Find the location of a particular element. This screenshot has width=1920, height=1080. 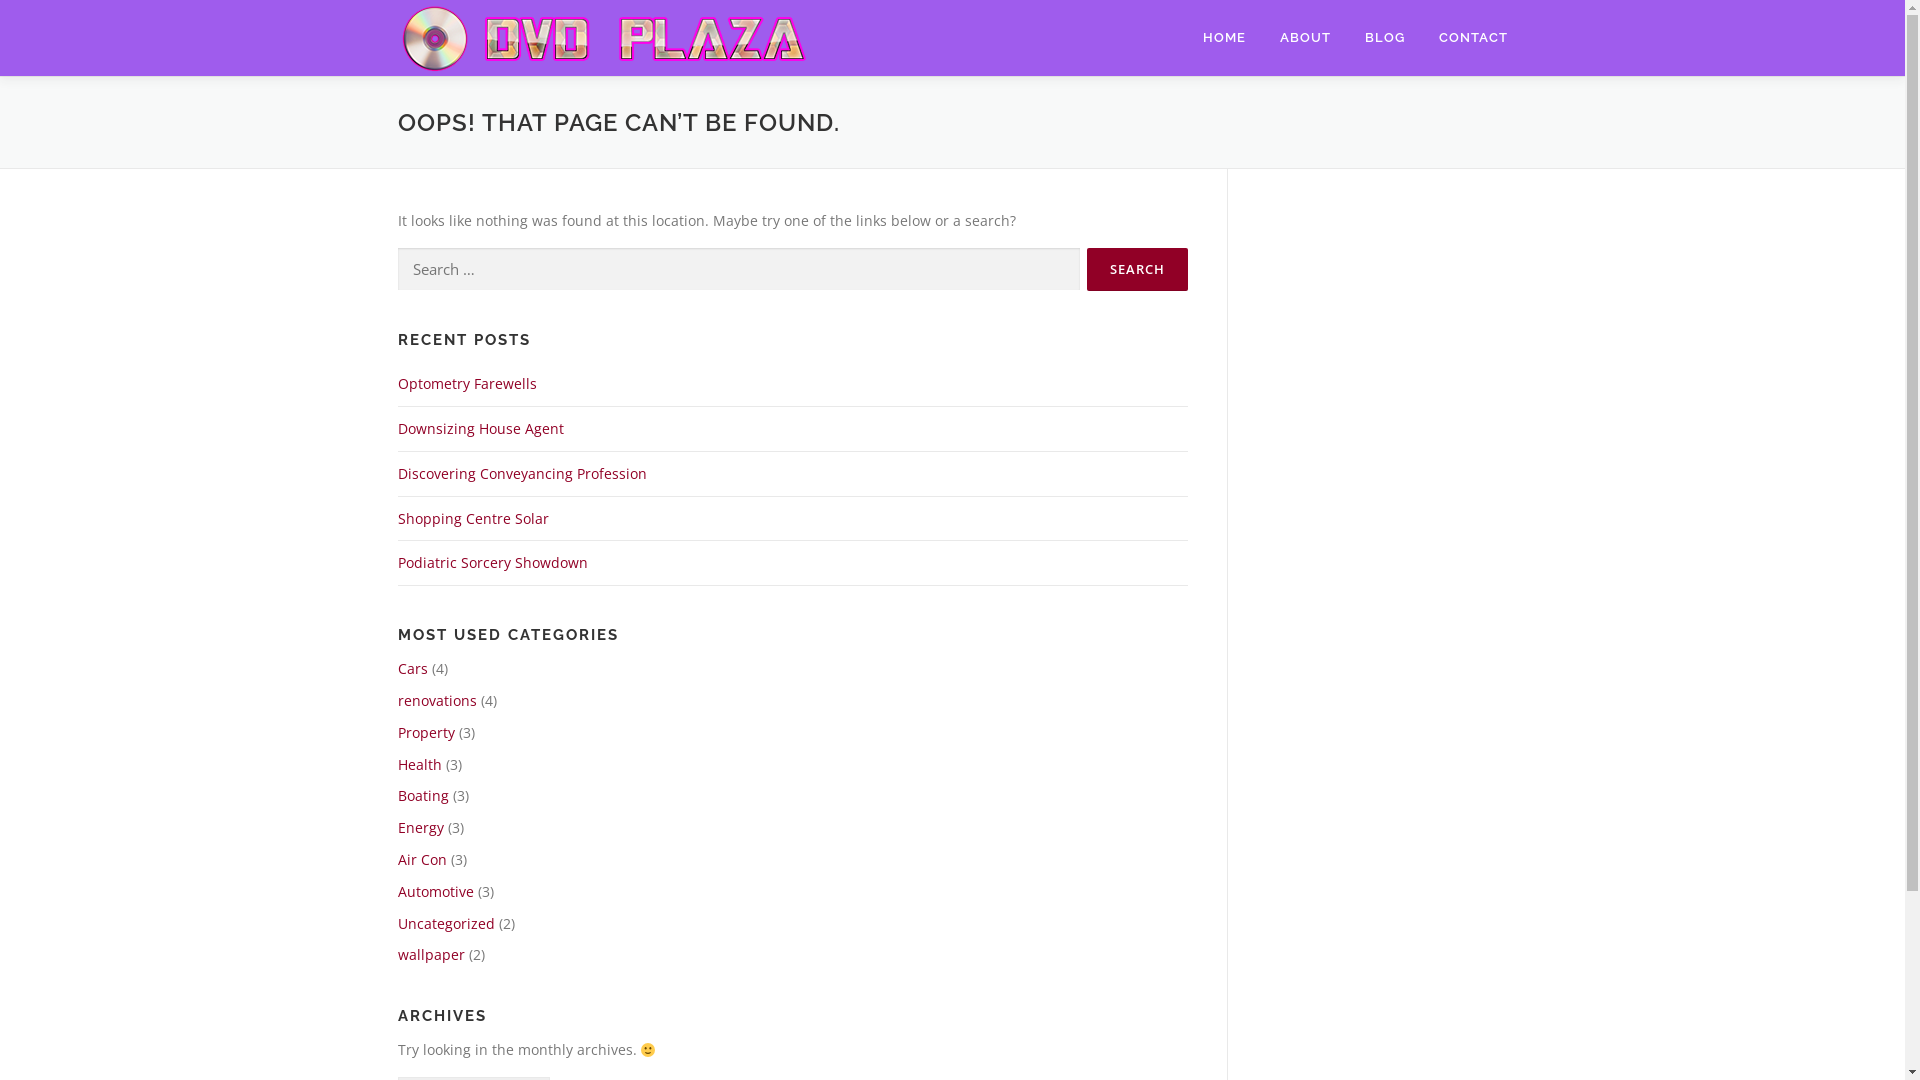

'BLOG' is located at coordinates (1384, 37).